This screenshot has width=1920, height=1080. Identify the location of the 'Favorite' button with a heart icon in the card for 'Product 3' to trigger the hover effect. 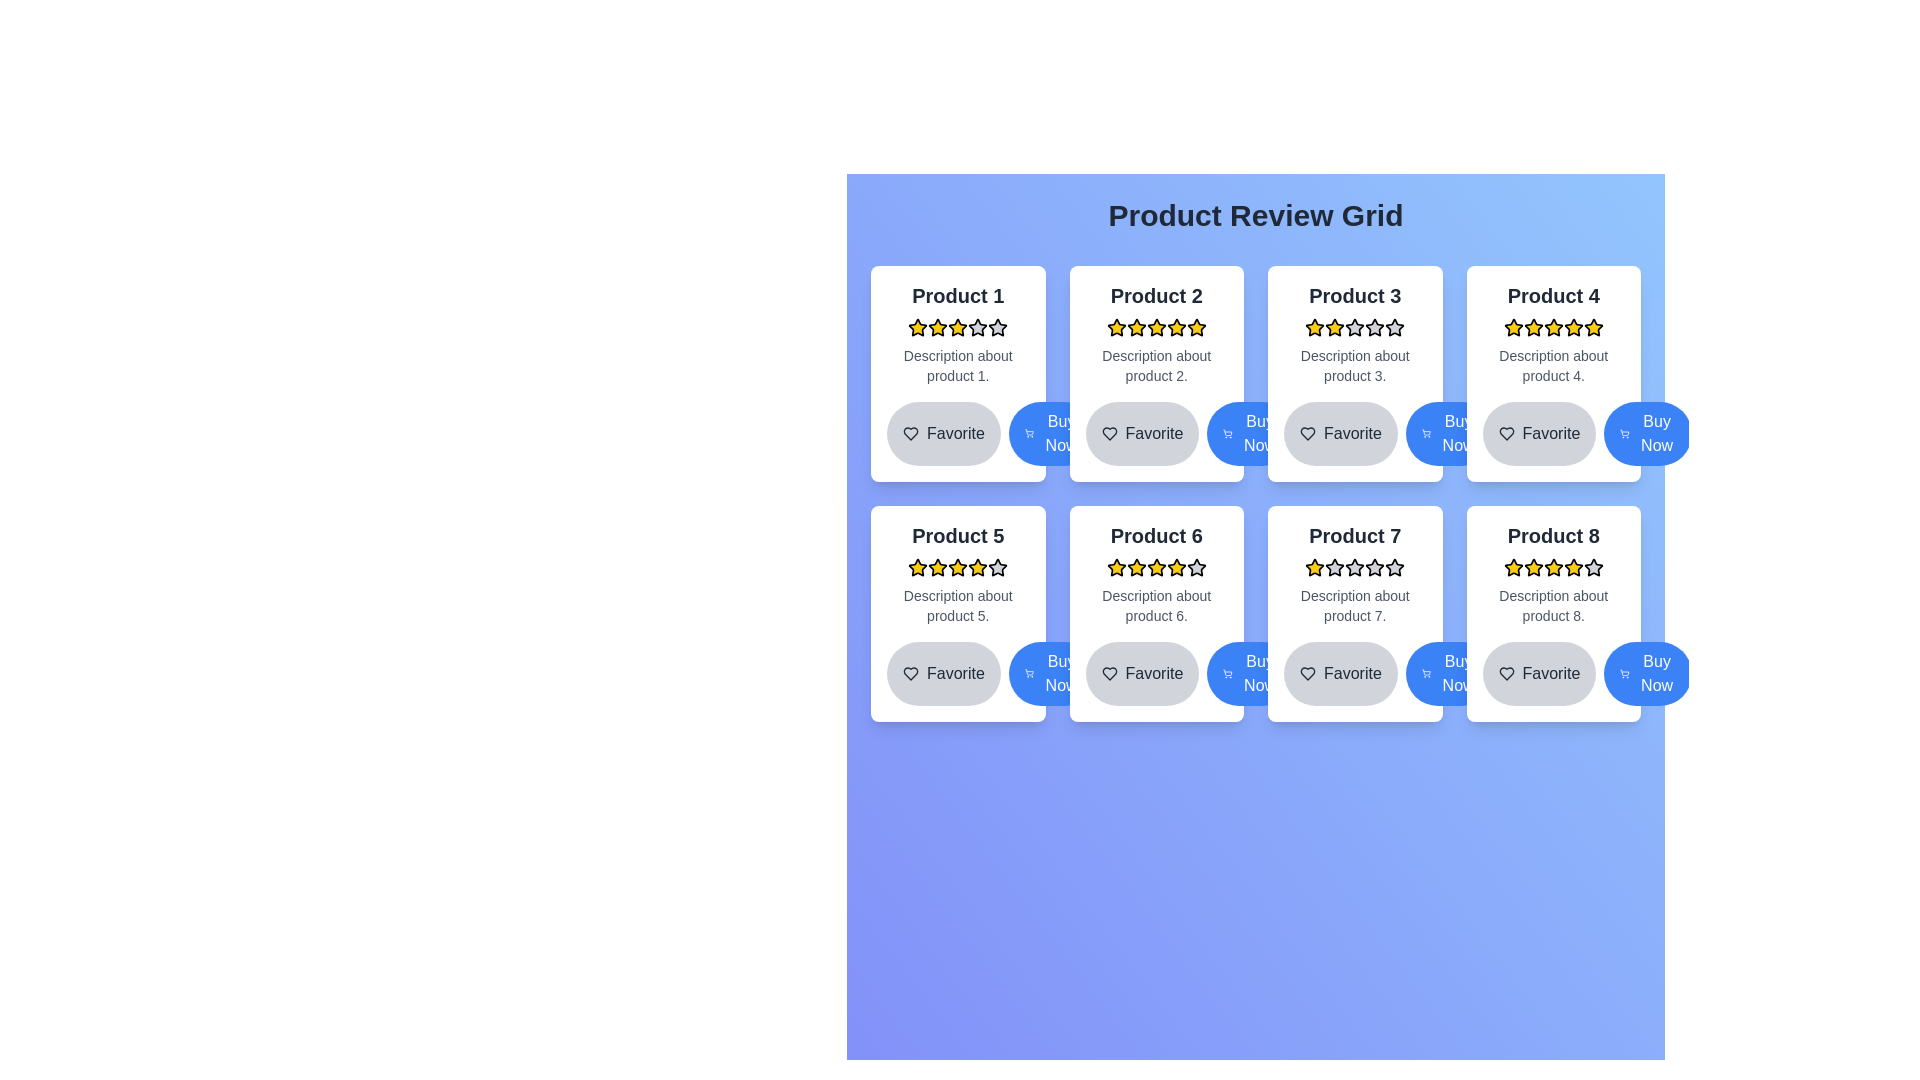
(1355, 433).